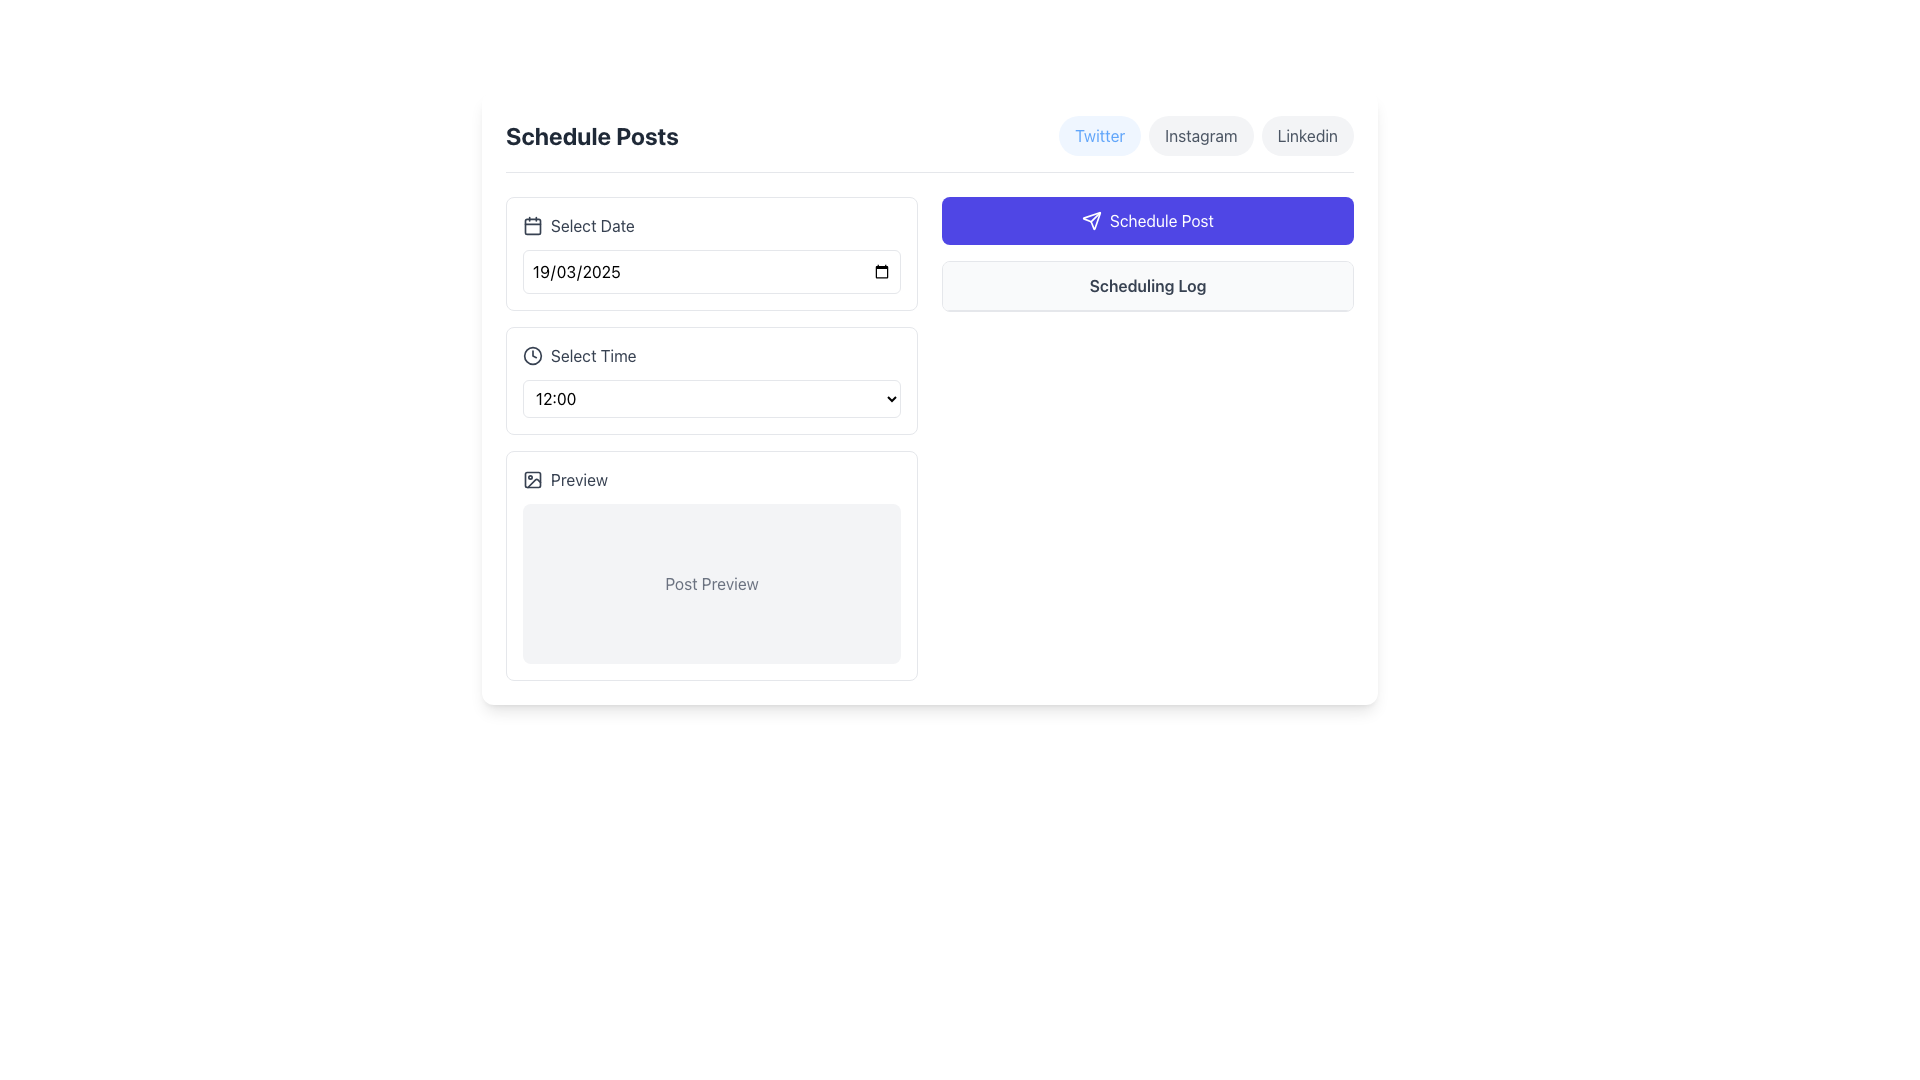  I want to click on the calendar icon near the top-left corner of the 'Select Date' input area, so click(532, 225).